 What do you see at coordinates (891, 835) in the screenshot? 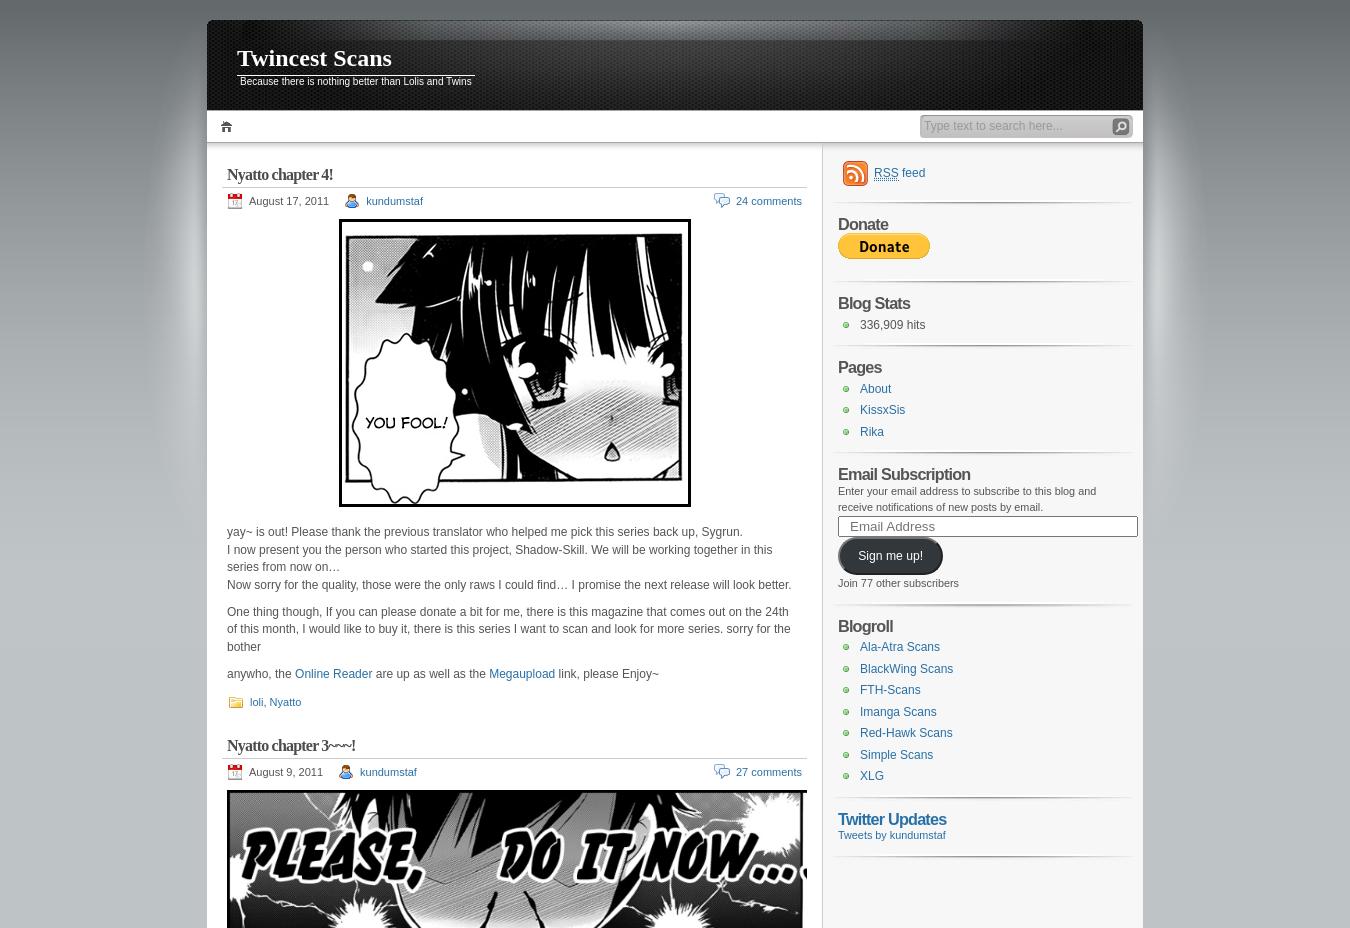
I see `'Tweets by kundumstaf'` at bounding box center [891, 835].